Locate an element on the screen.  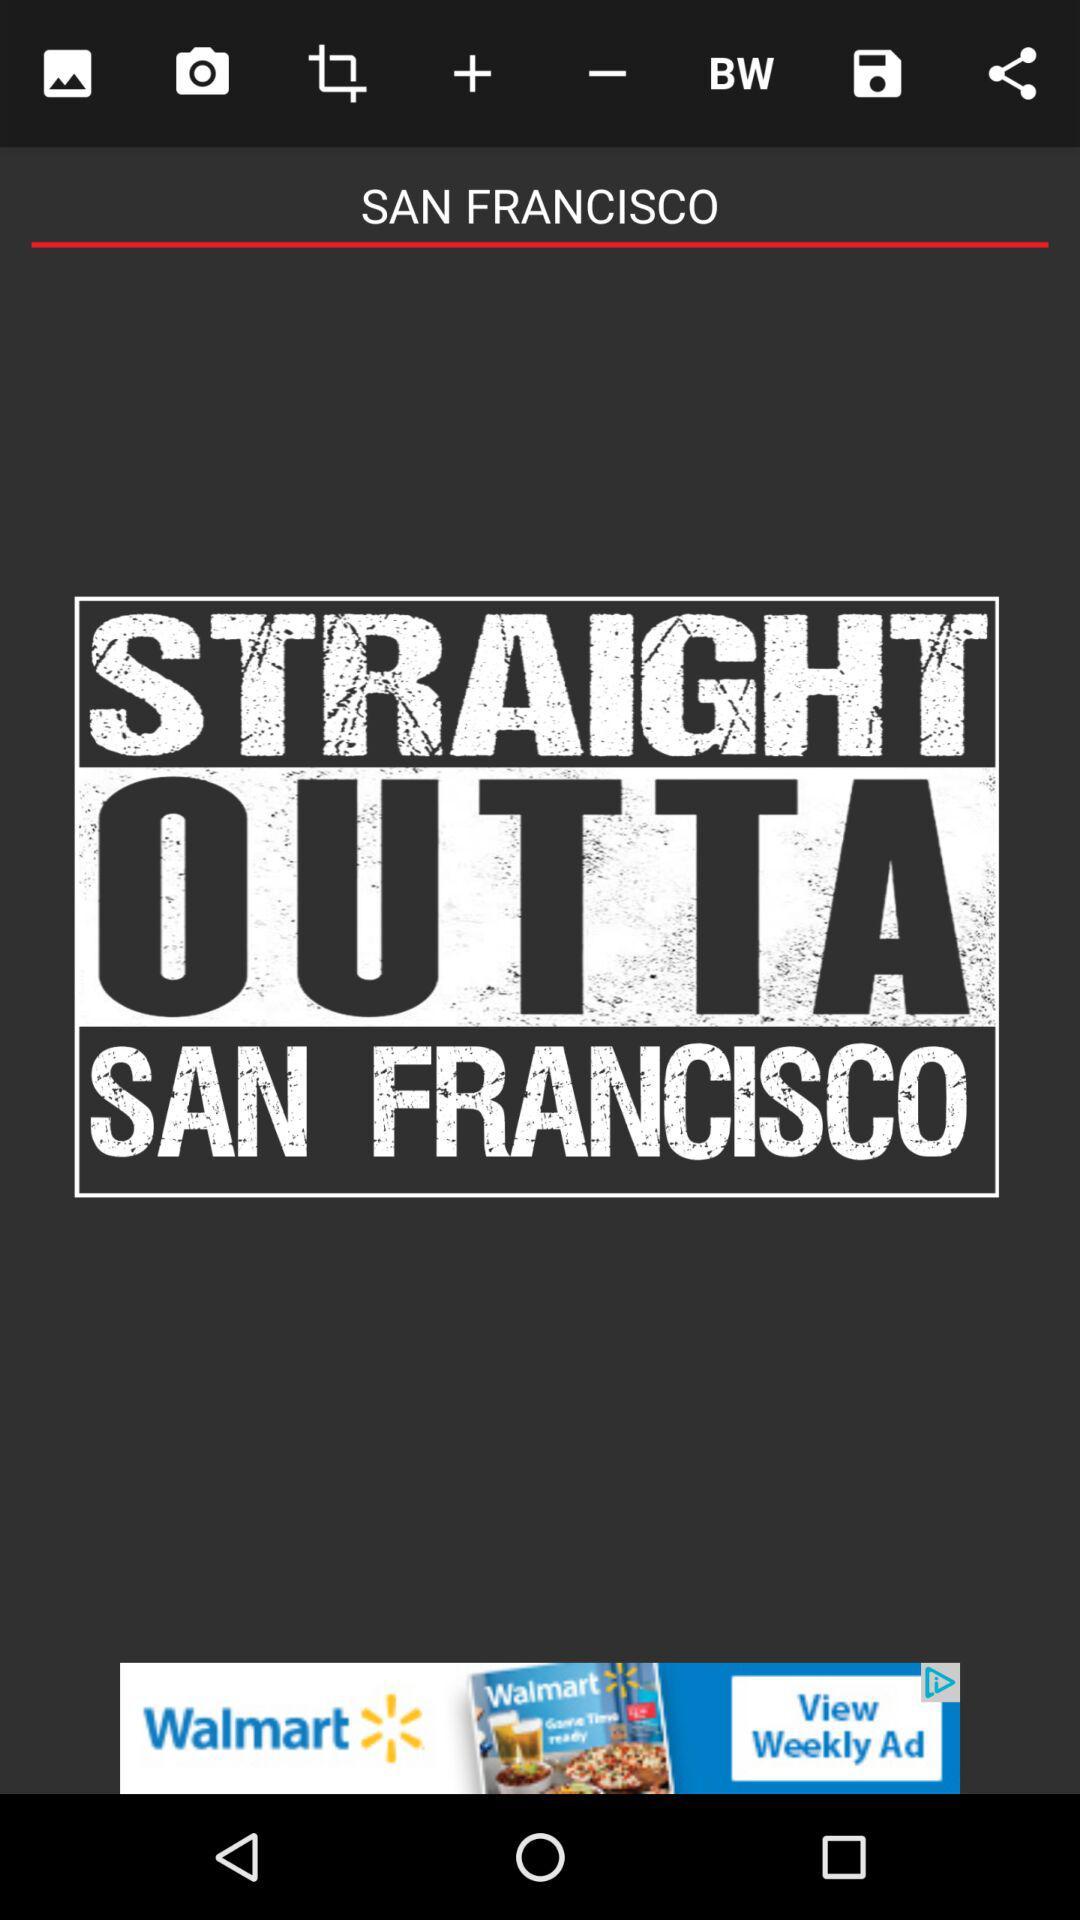
the save icon is located at coordinates (876, 73).